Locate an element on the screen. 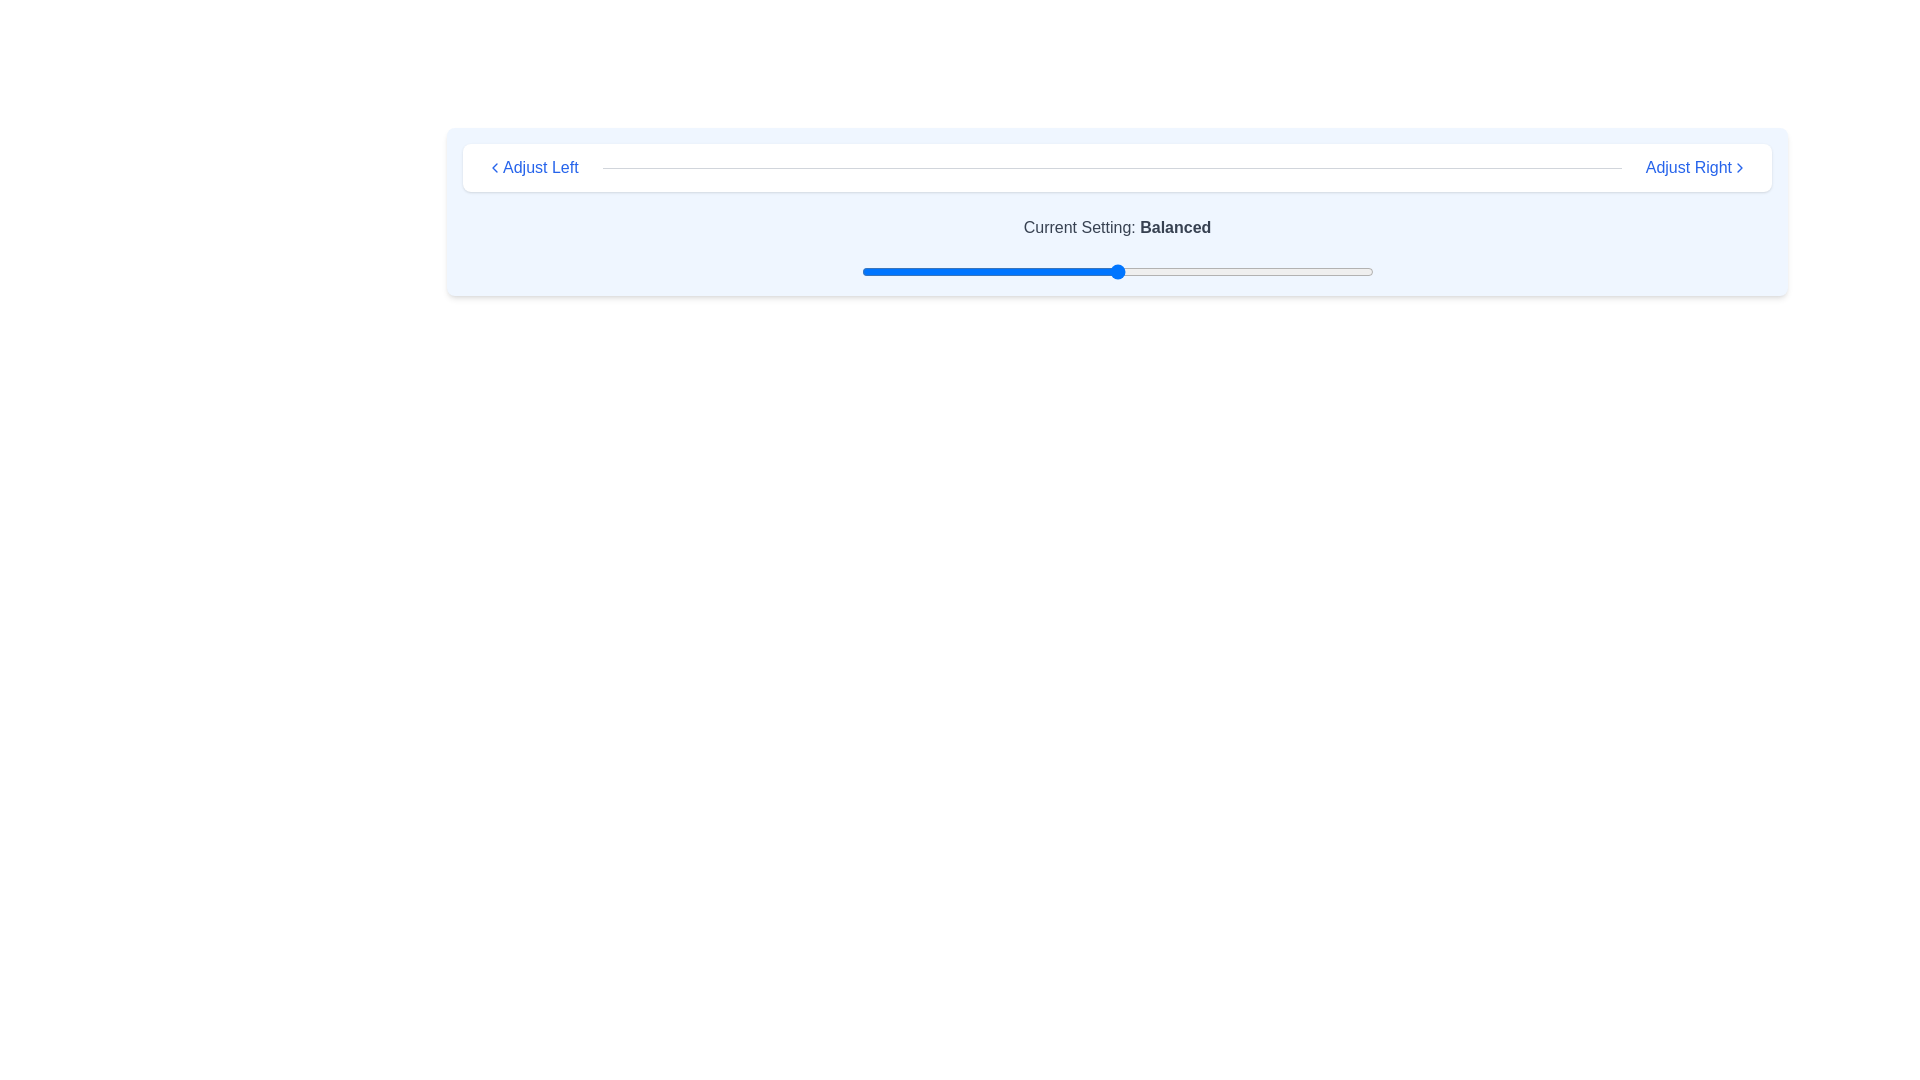 The width and height of the screenshot is (1920, 1080). the slider is located at coordinates (1199, 272).